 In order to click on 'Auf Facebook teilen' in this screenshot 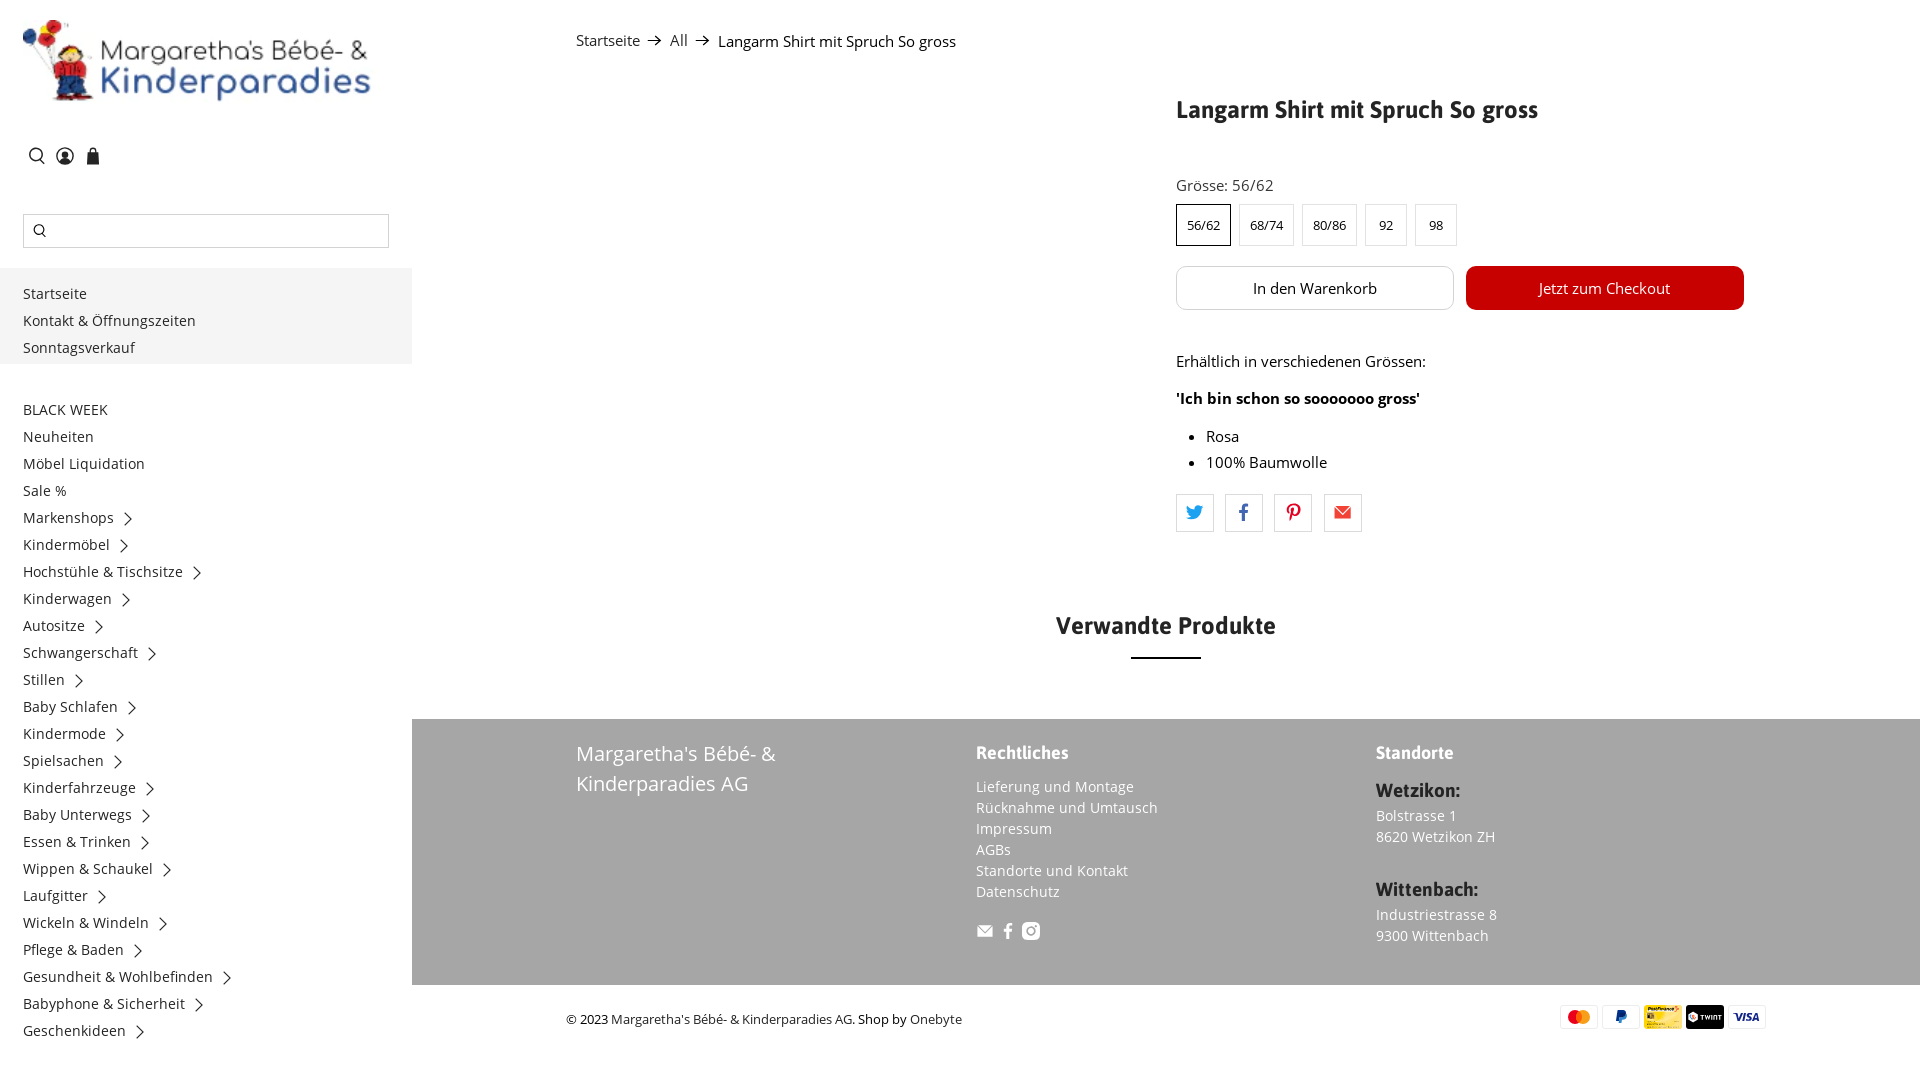, I will do `click(1223, 512)`.